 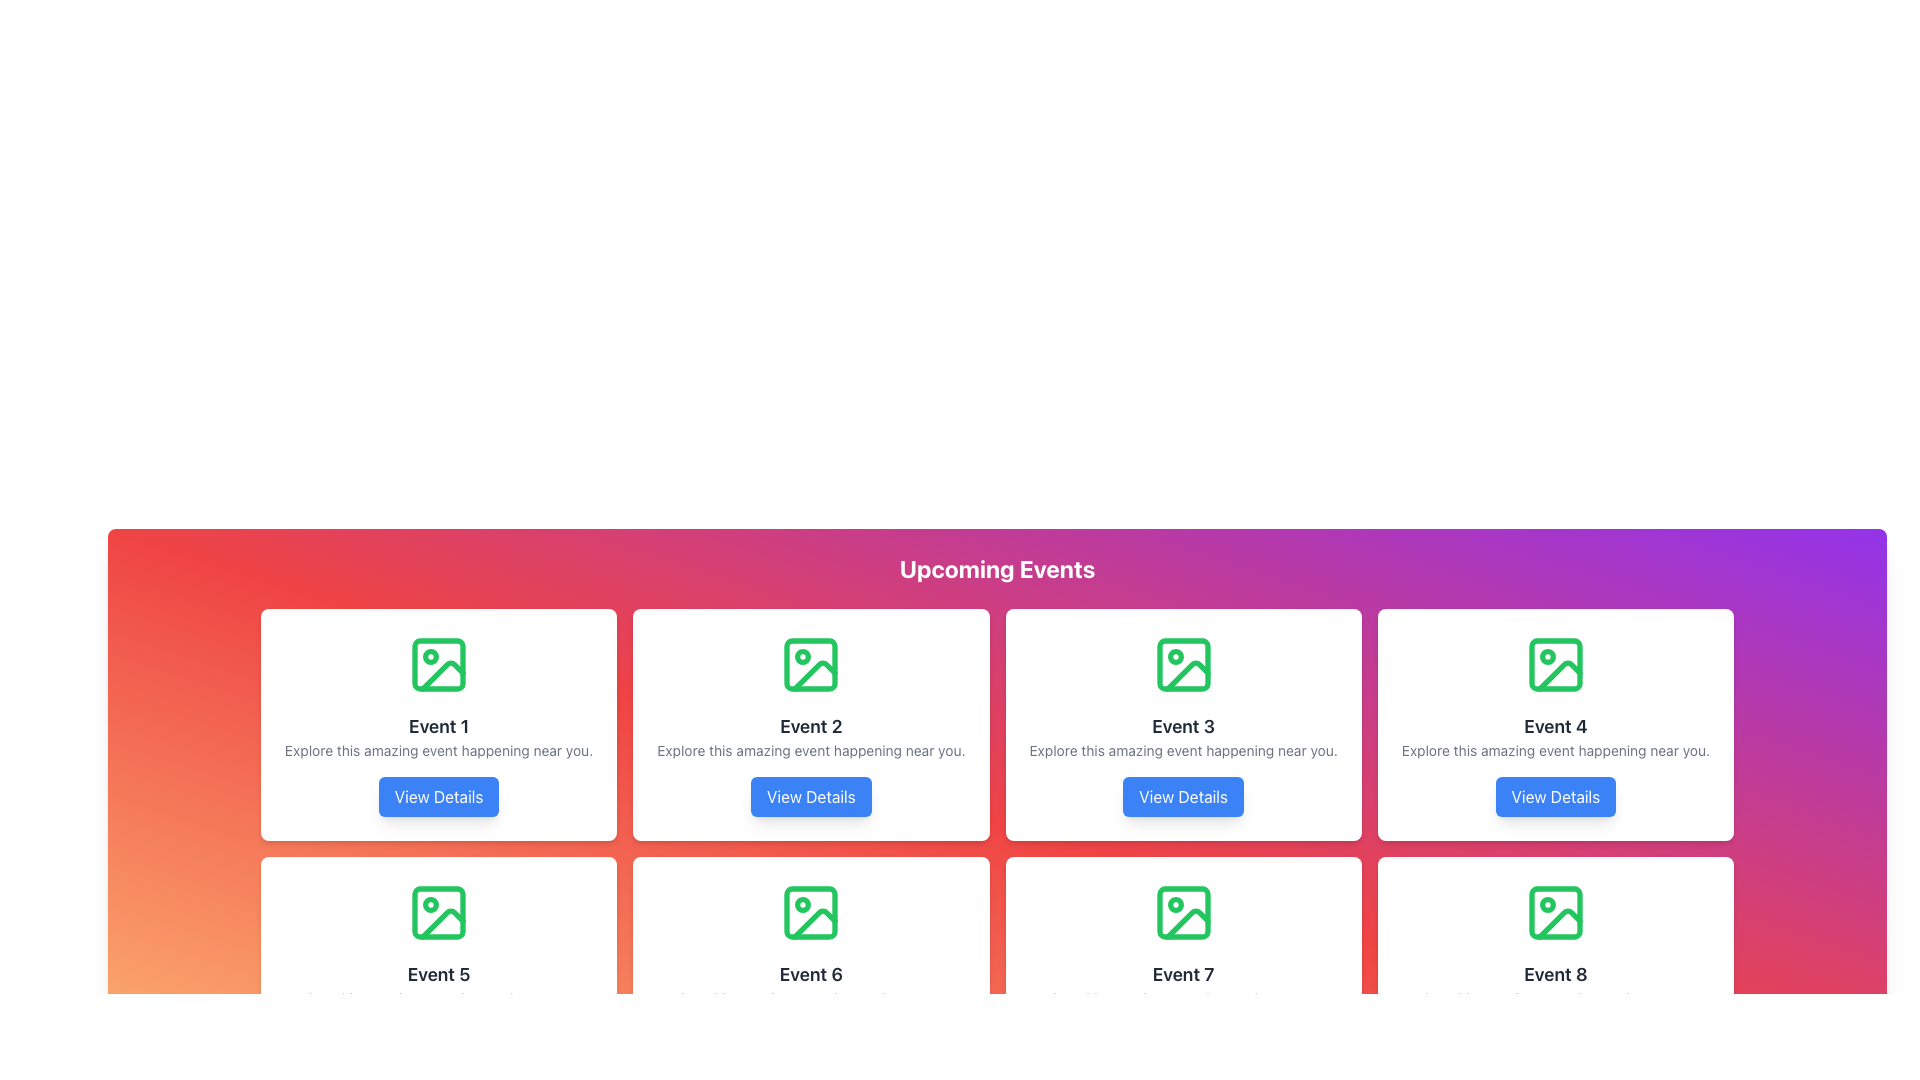 What do you see at coordinates (1175, 656) in the screenshot?
I see `decorative SVG circle located at the top-center area of the third event card in the row` at bounding box center [1175, 656].